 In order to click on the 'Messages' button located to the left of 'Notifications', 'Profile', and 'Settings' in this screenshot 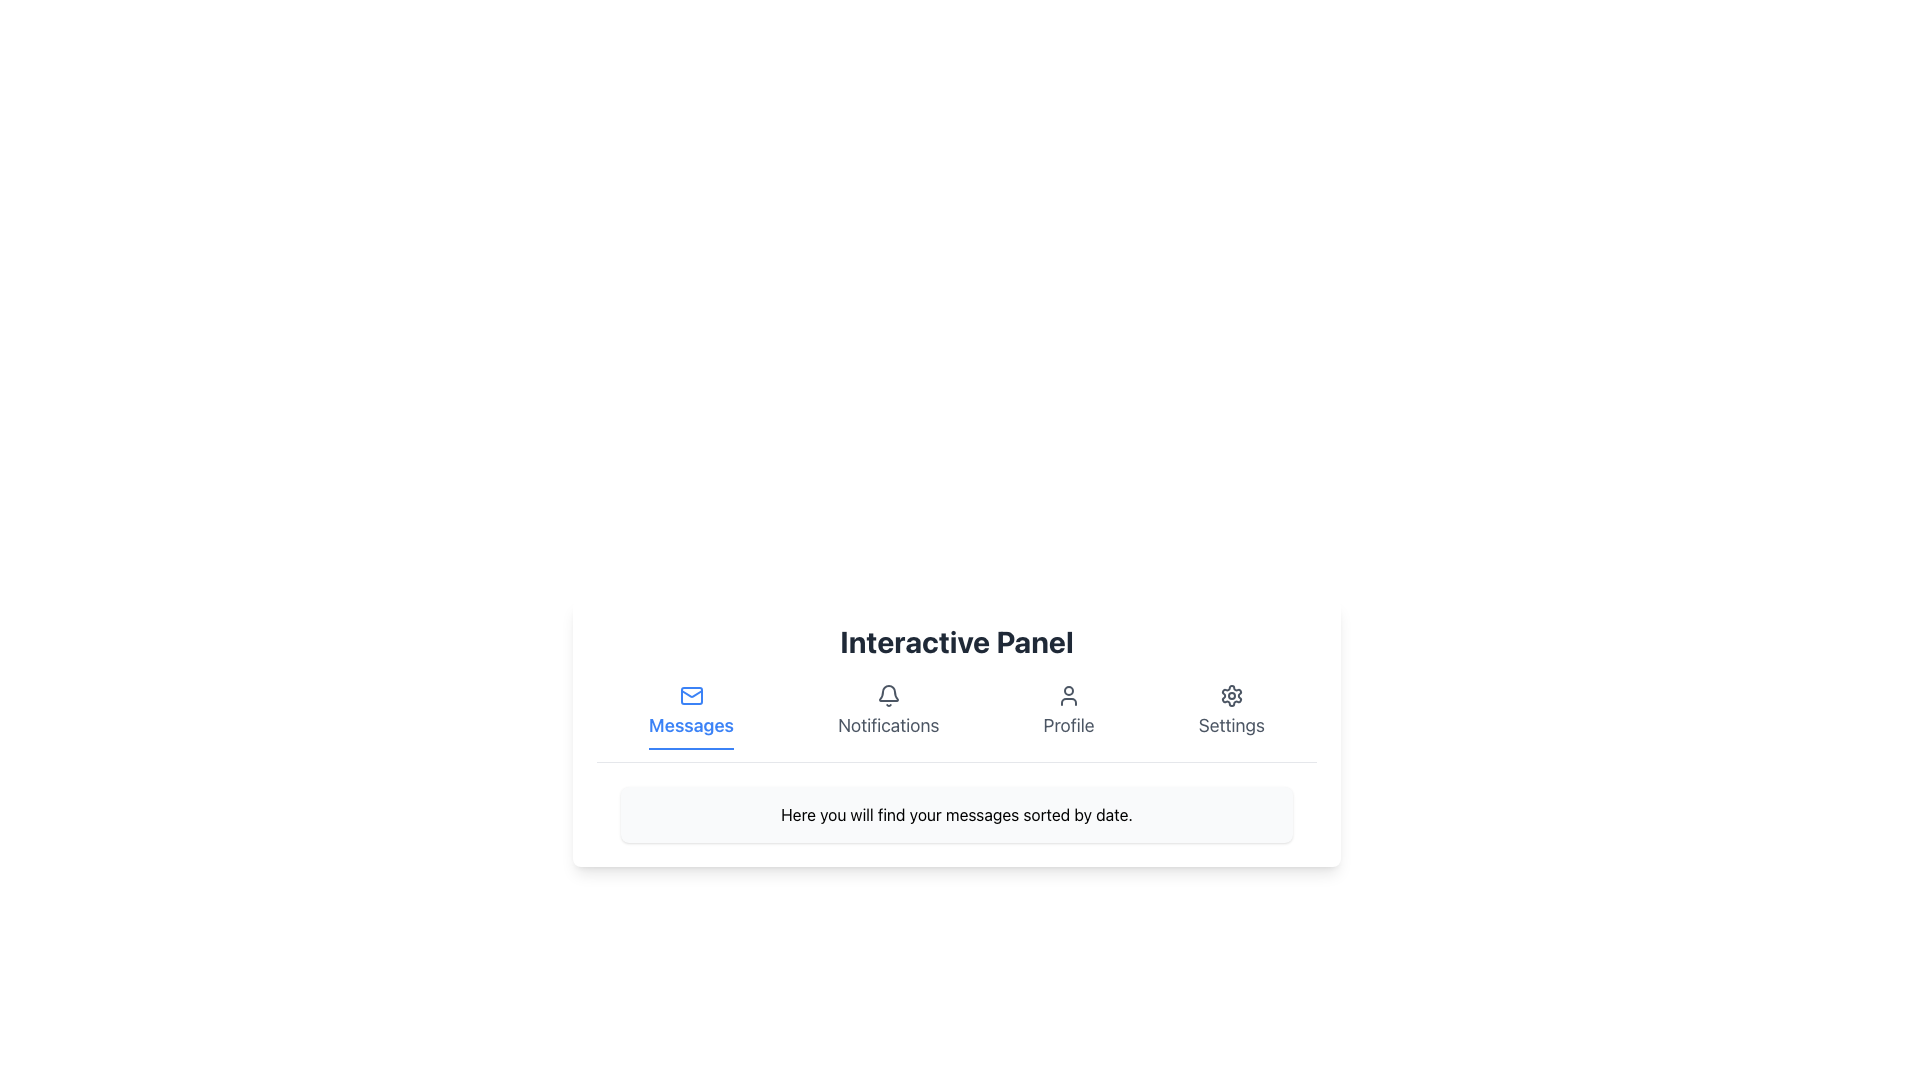, I will do `click(691, 716)`.